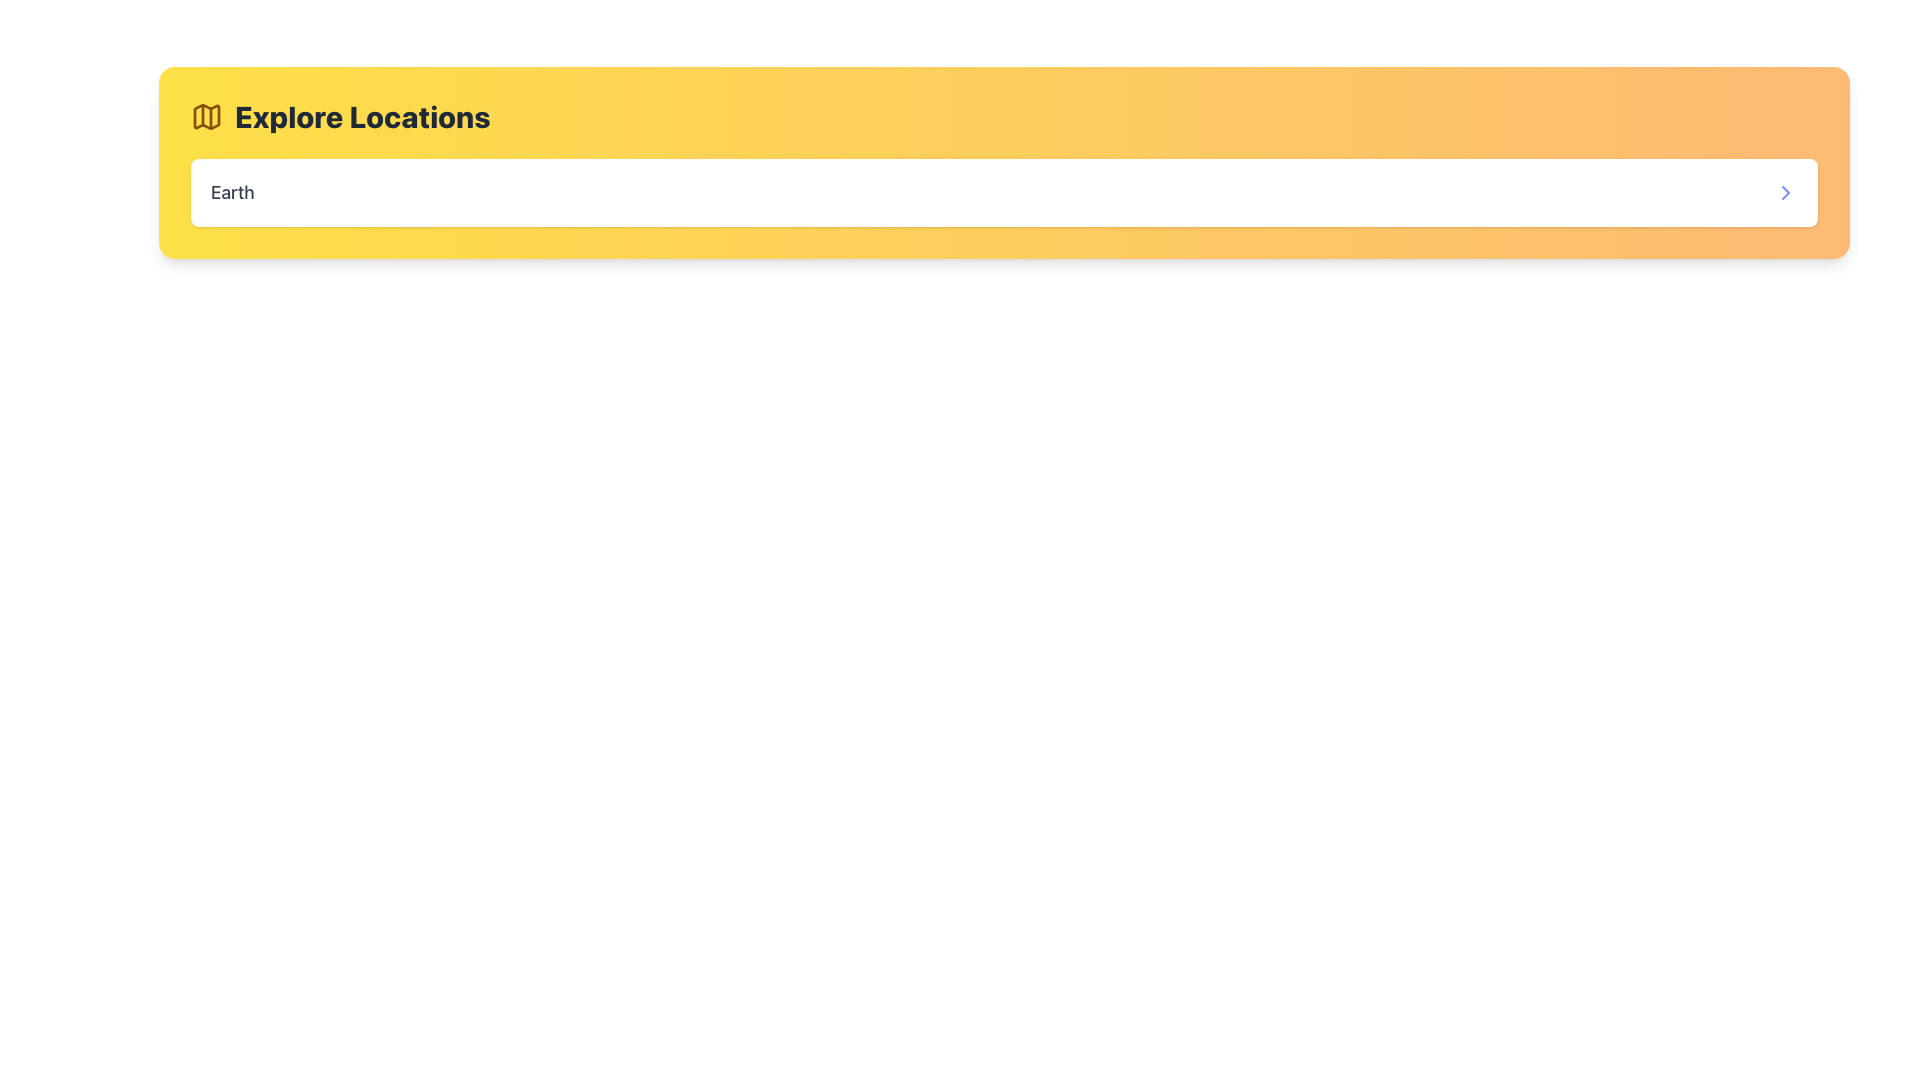 This screenshot has width=1920, height=1080. Describe the element at coordinates (362, 116) in the screenshot. I see `the text label displaying 'Explore Locations', which is prominently positioned on a yellow background next to a map icon` at that location.